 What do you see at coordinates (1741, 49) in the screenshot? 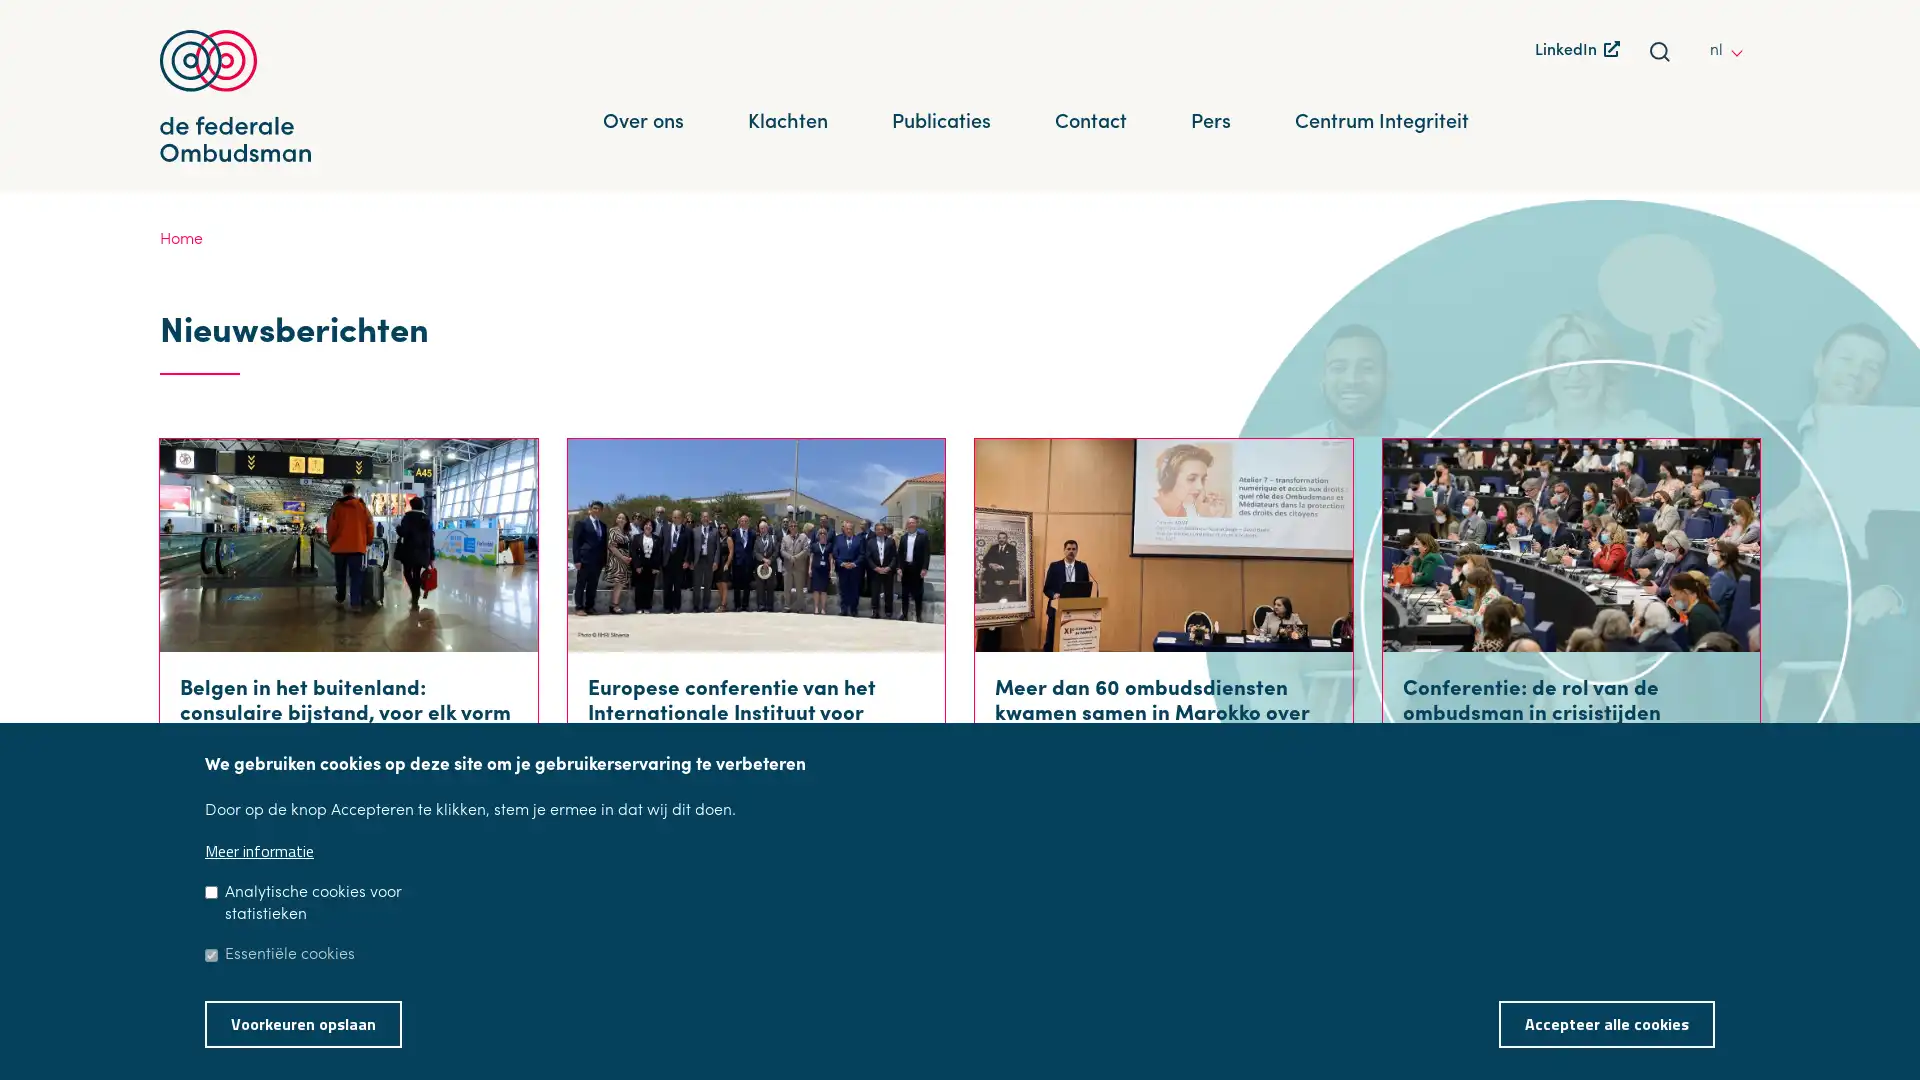
I see `other languages` at bounding box center [1741, 49].